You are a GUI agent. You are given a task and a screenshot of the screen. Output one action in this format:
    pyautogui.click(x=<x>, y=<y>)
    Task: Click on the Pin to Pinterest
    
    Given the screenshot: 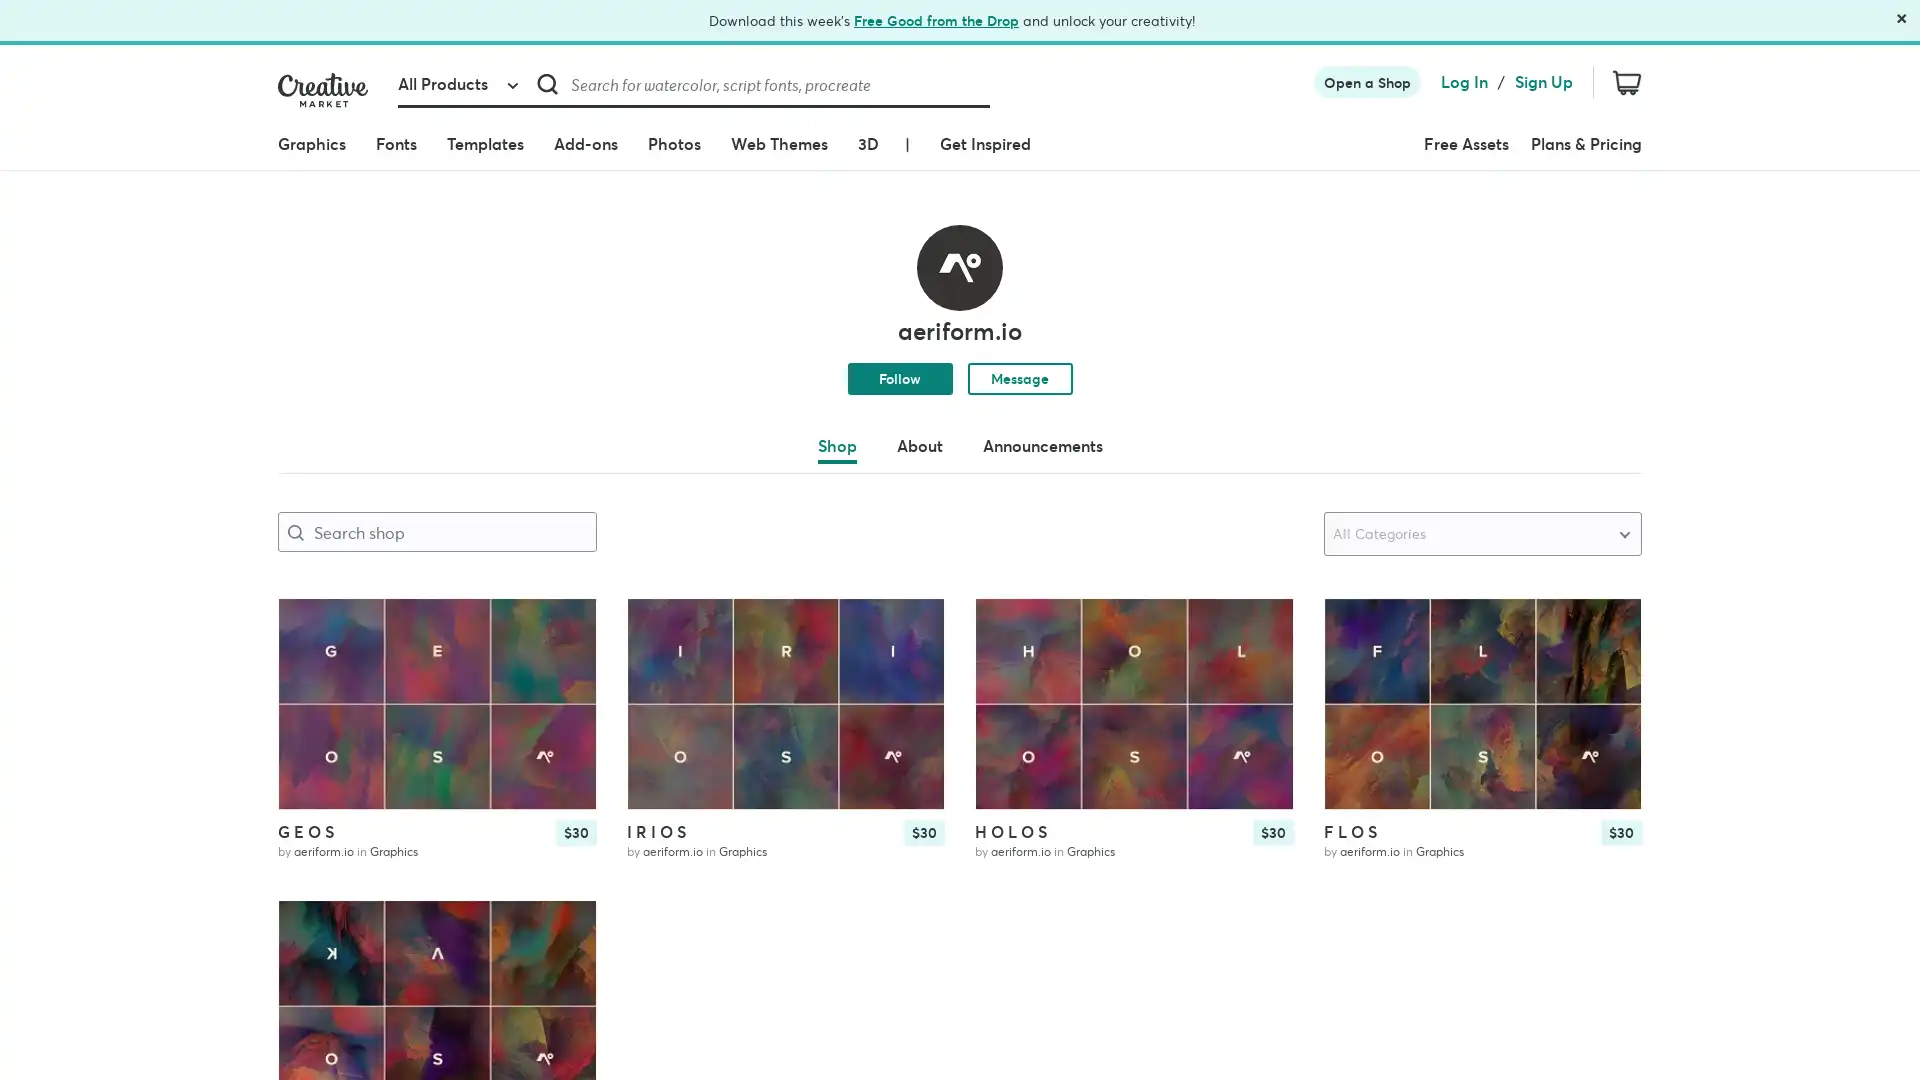 What is the action you would take?
    pyautogui.click(x=1356, y=630)
    